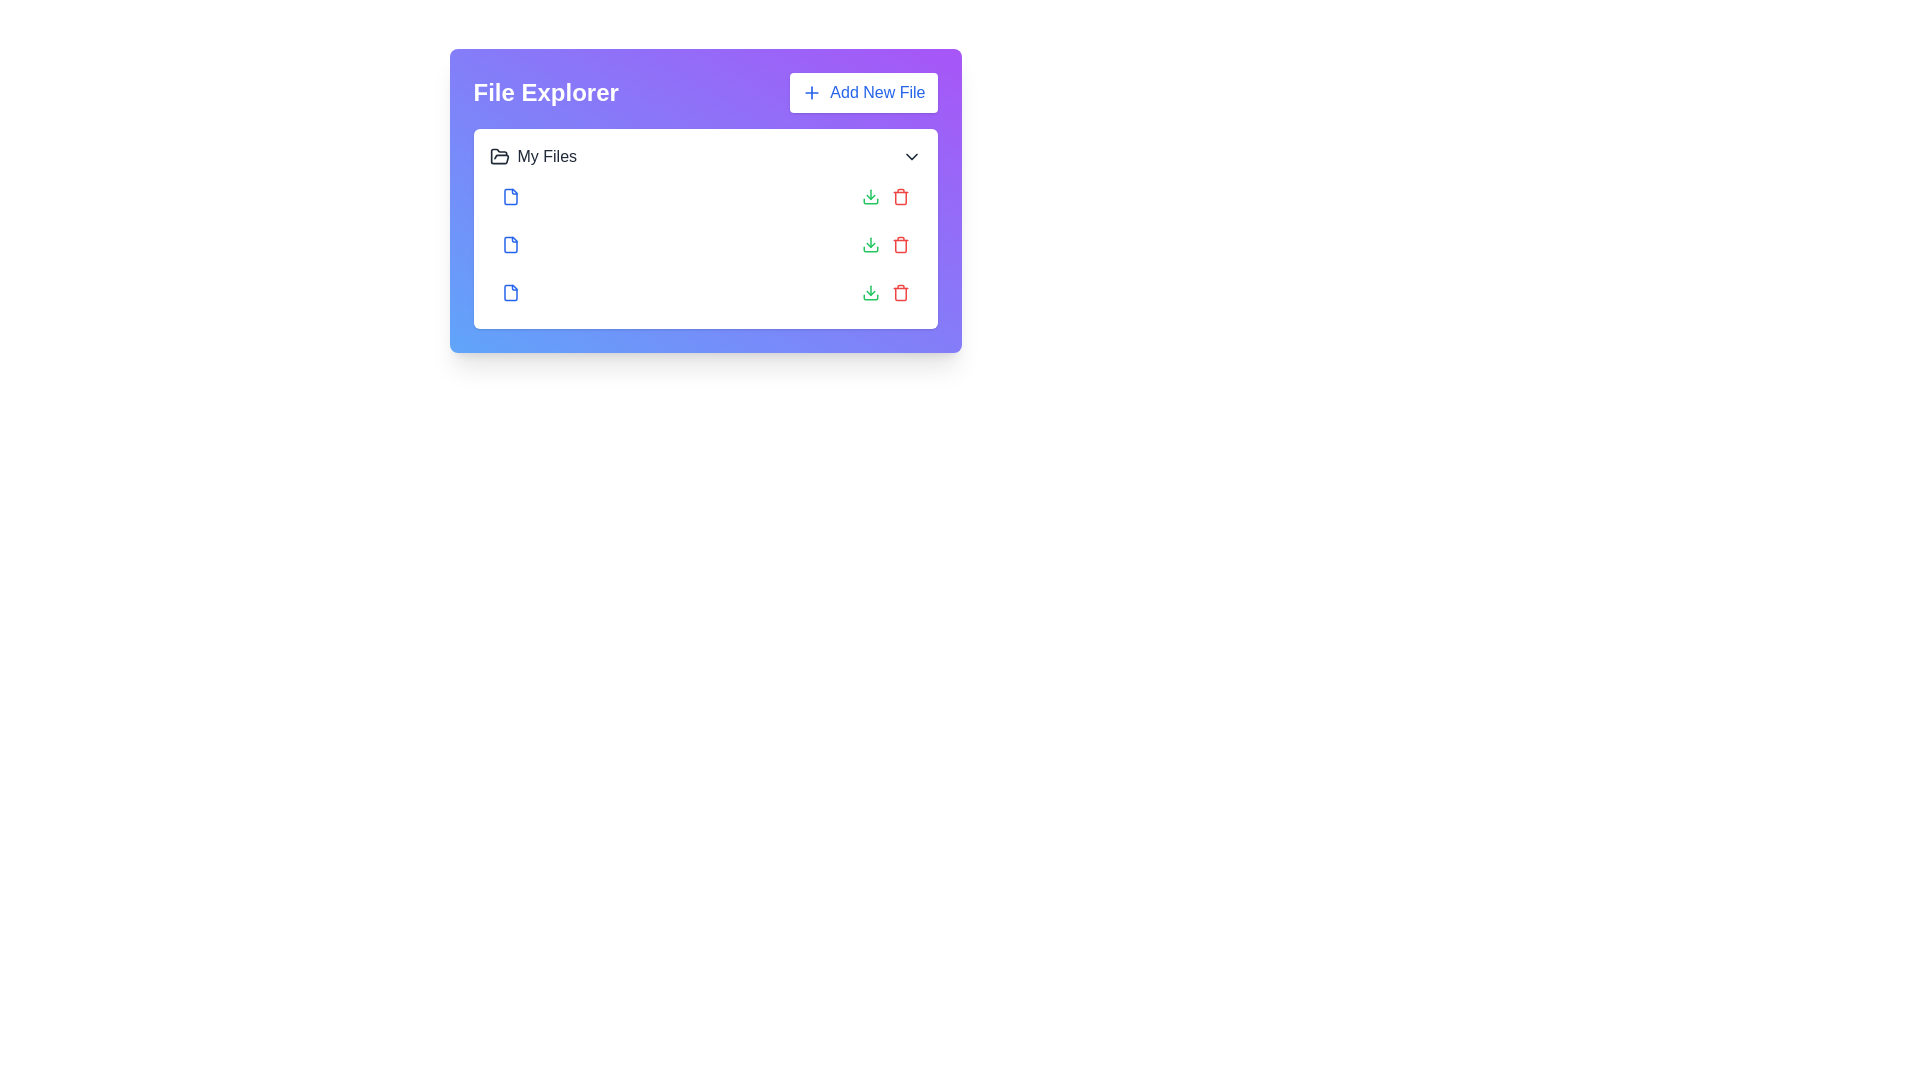  What do you see at coordinates (510, 196) in the screenshot?
I see `the document file icon representing 'Project_Plan.docx' located on the leftmost side of its row in the file listing component` at bounding box center [510, 196].